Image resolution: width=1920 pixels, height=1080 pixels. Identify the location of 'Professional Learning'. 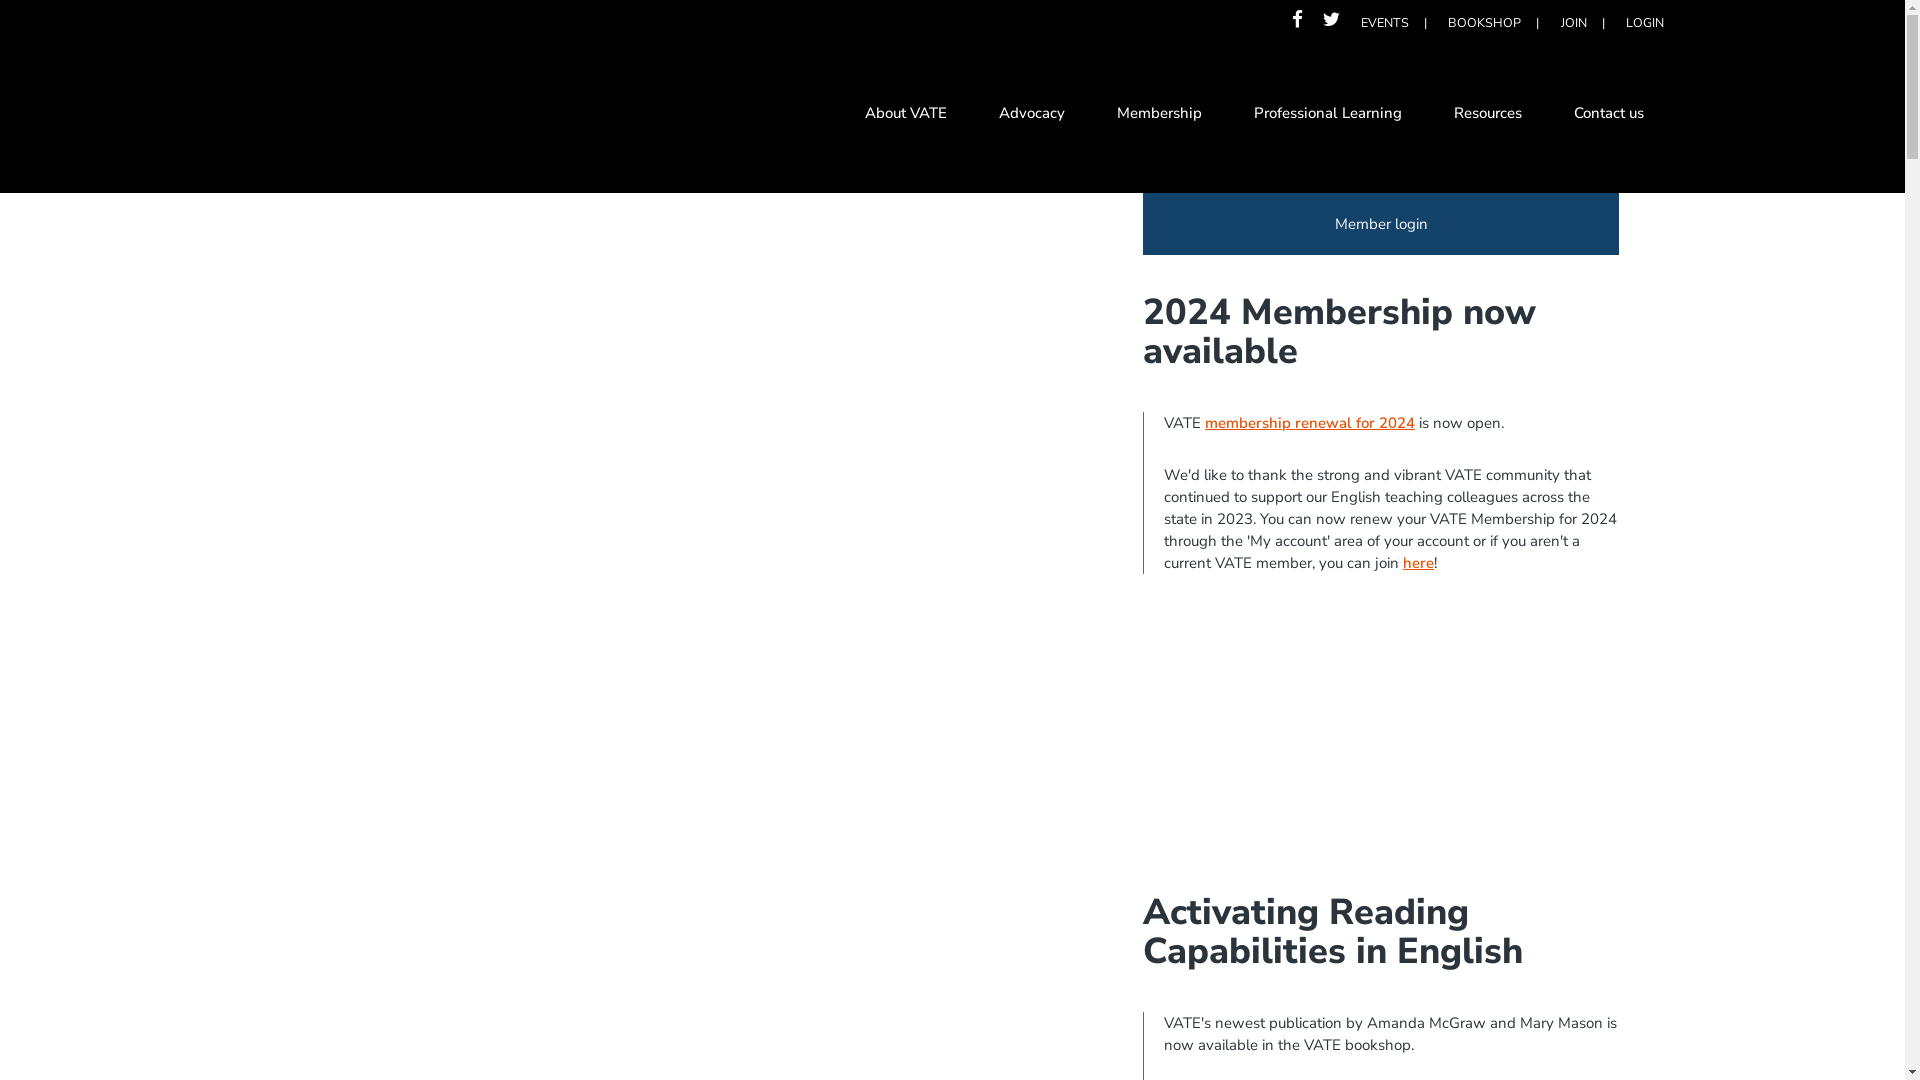
(1227, 115).